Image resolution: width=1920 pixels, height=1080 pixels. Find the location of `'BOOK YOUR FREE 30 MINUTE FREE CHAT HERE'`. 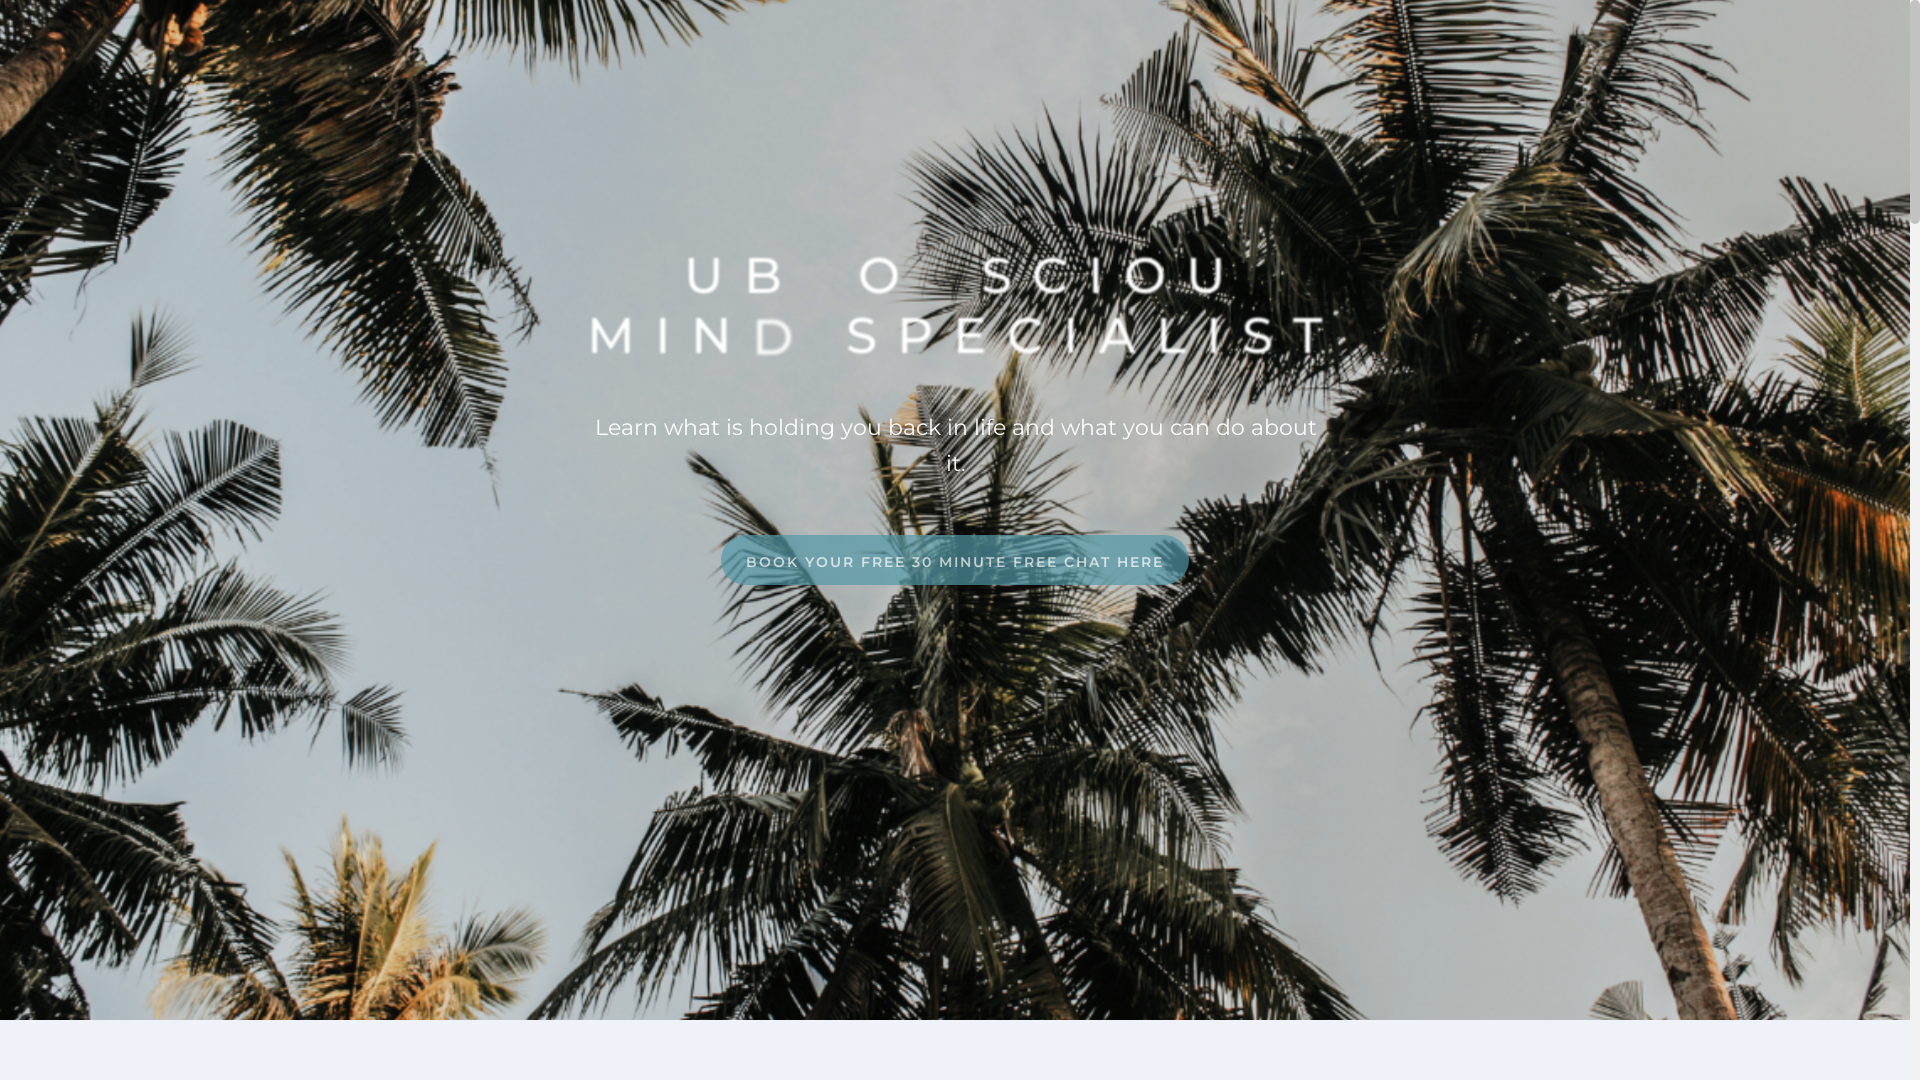

'BOOK YOUR FREE 30 MINUTE FREE CHAT HERE' is located at coordinates (954, 559).